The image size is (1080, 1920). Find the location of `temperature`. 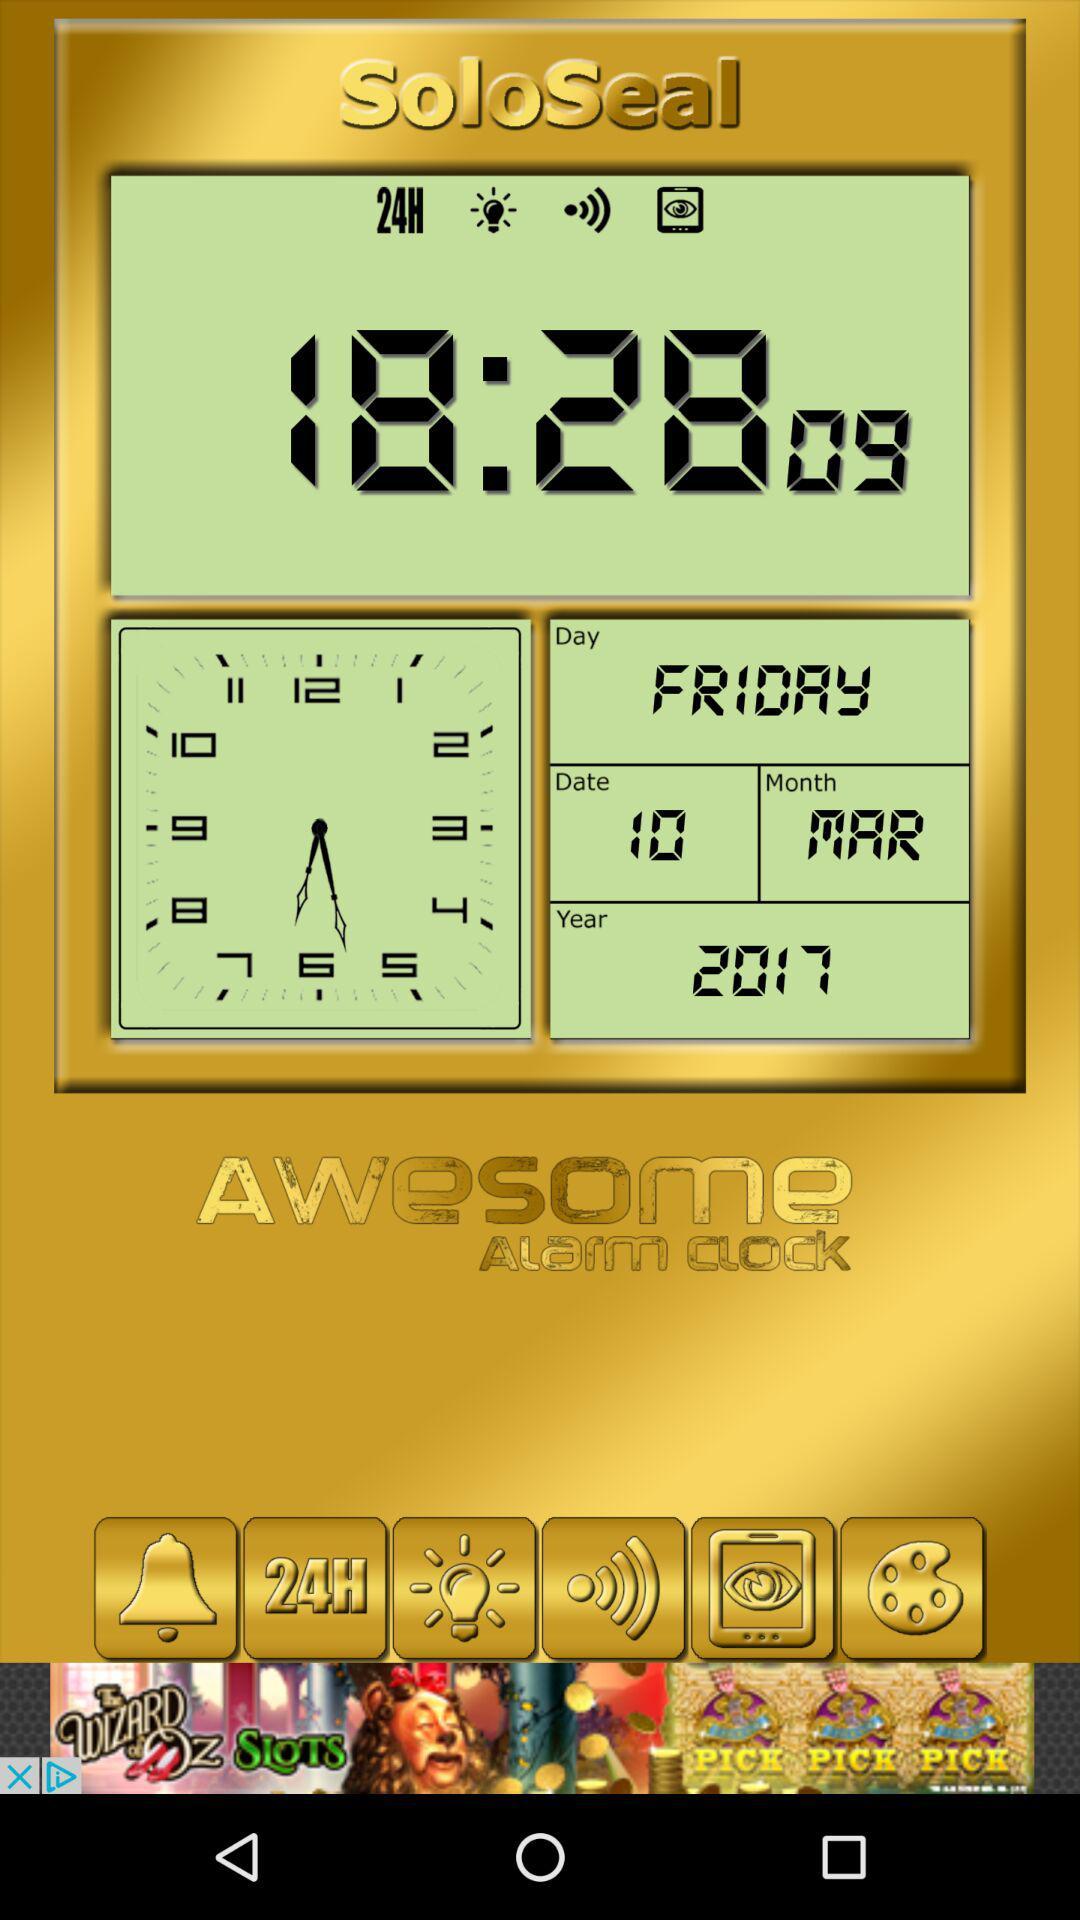

temperature is located at coordinates (464, 1587).